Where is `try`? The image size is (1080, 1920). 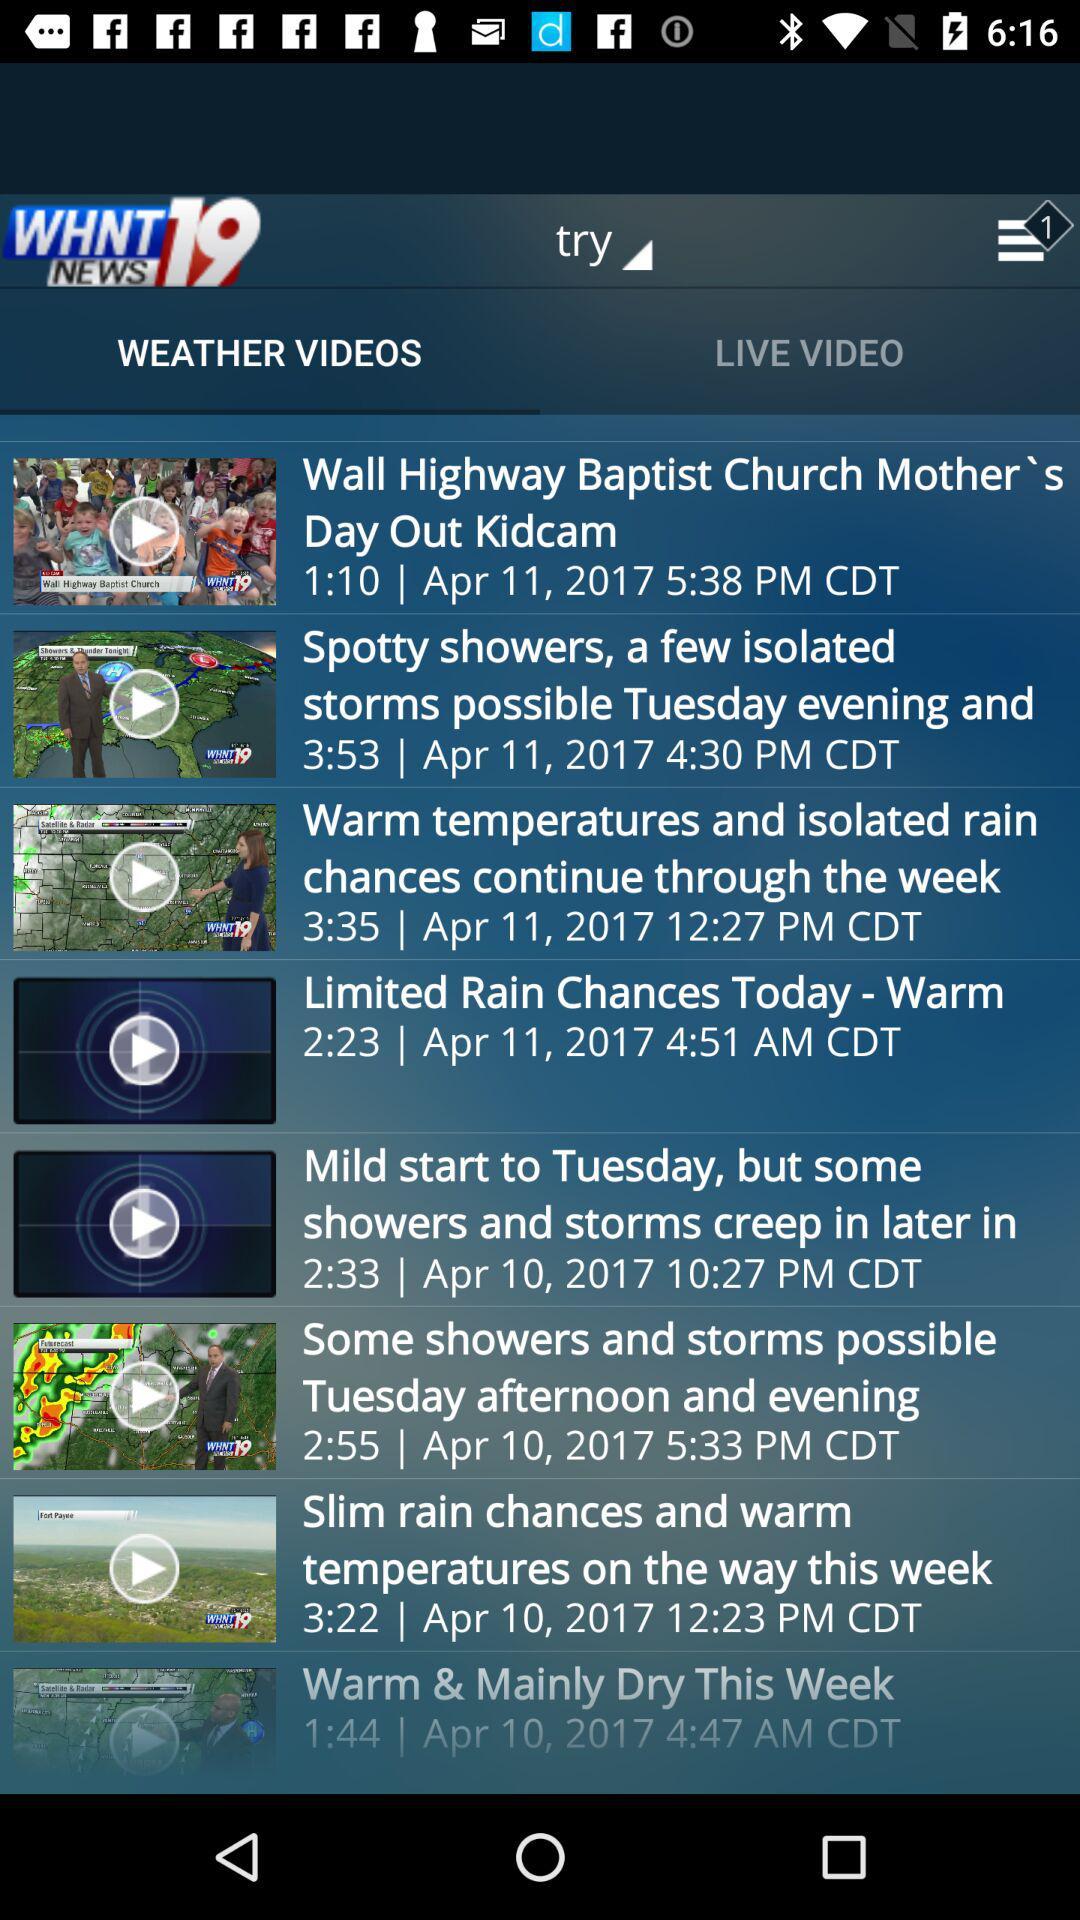 try is located at coordinates (617, 240).